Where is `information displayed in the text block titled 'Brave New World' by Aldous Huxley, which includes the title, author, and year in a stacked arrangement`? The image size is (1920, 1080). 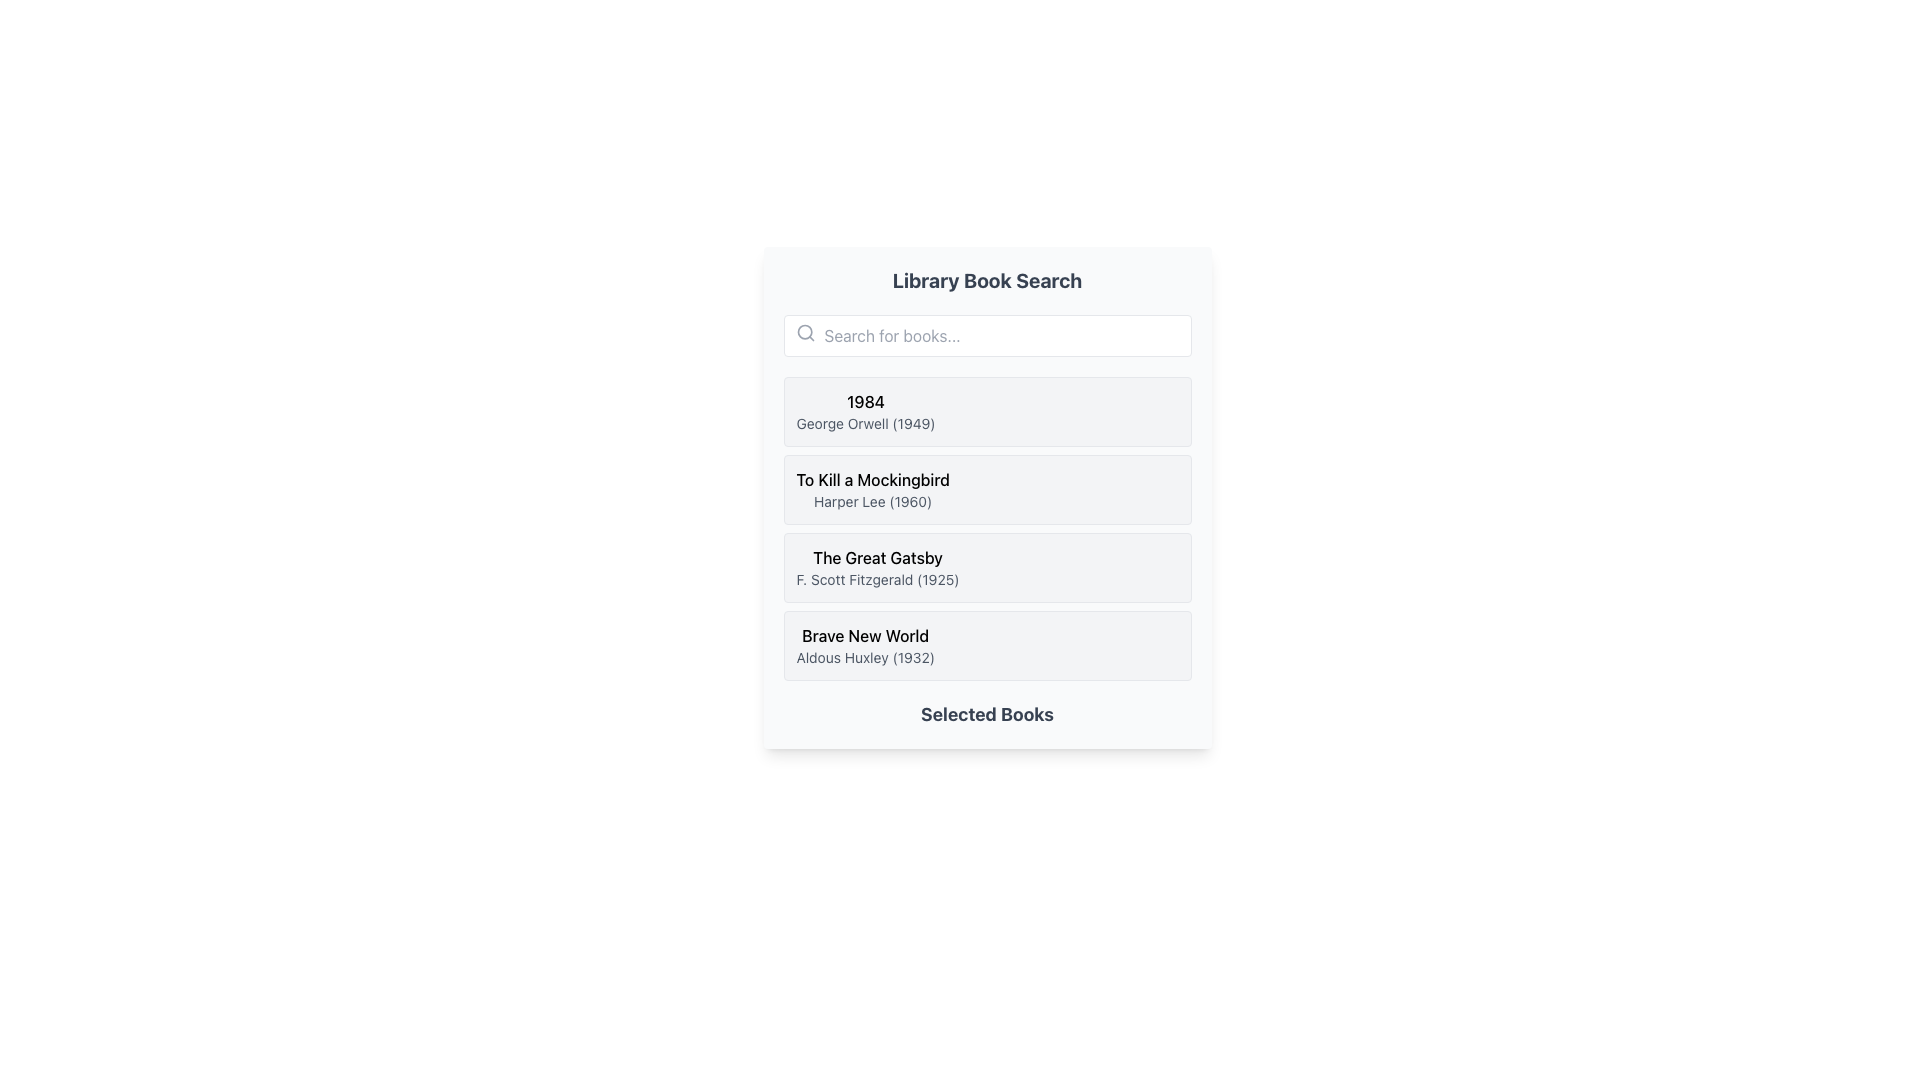
information displayed in the text block titled 'Brave New World' by Aldous Huxley, which includes the title, author, and year in a stacked arrangement is located at coordinates (865, 645).